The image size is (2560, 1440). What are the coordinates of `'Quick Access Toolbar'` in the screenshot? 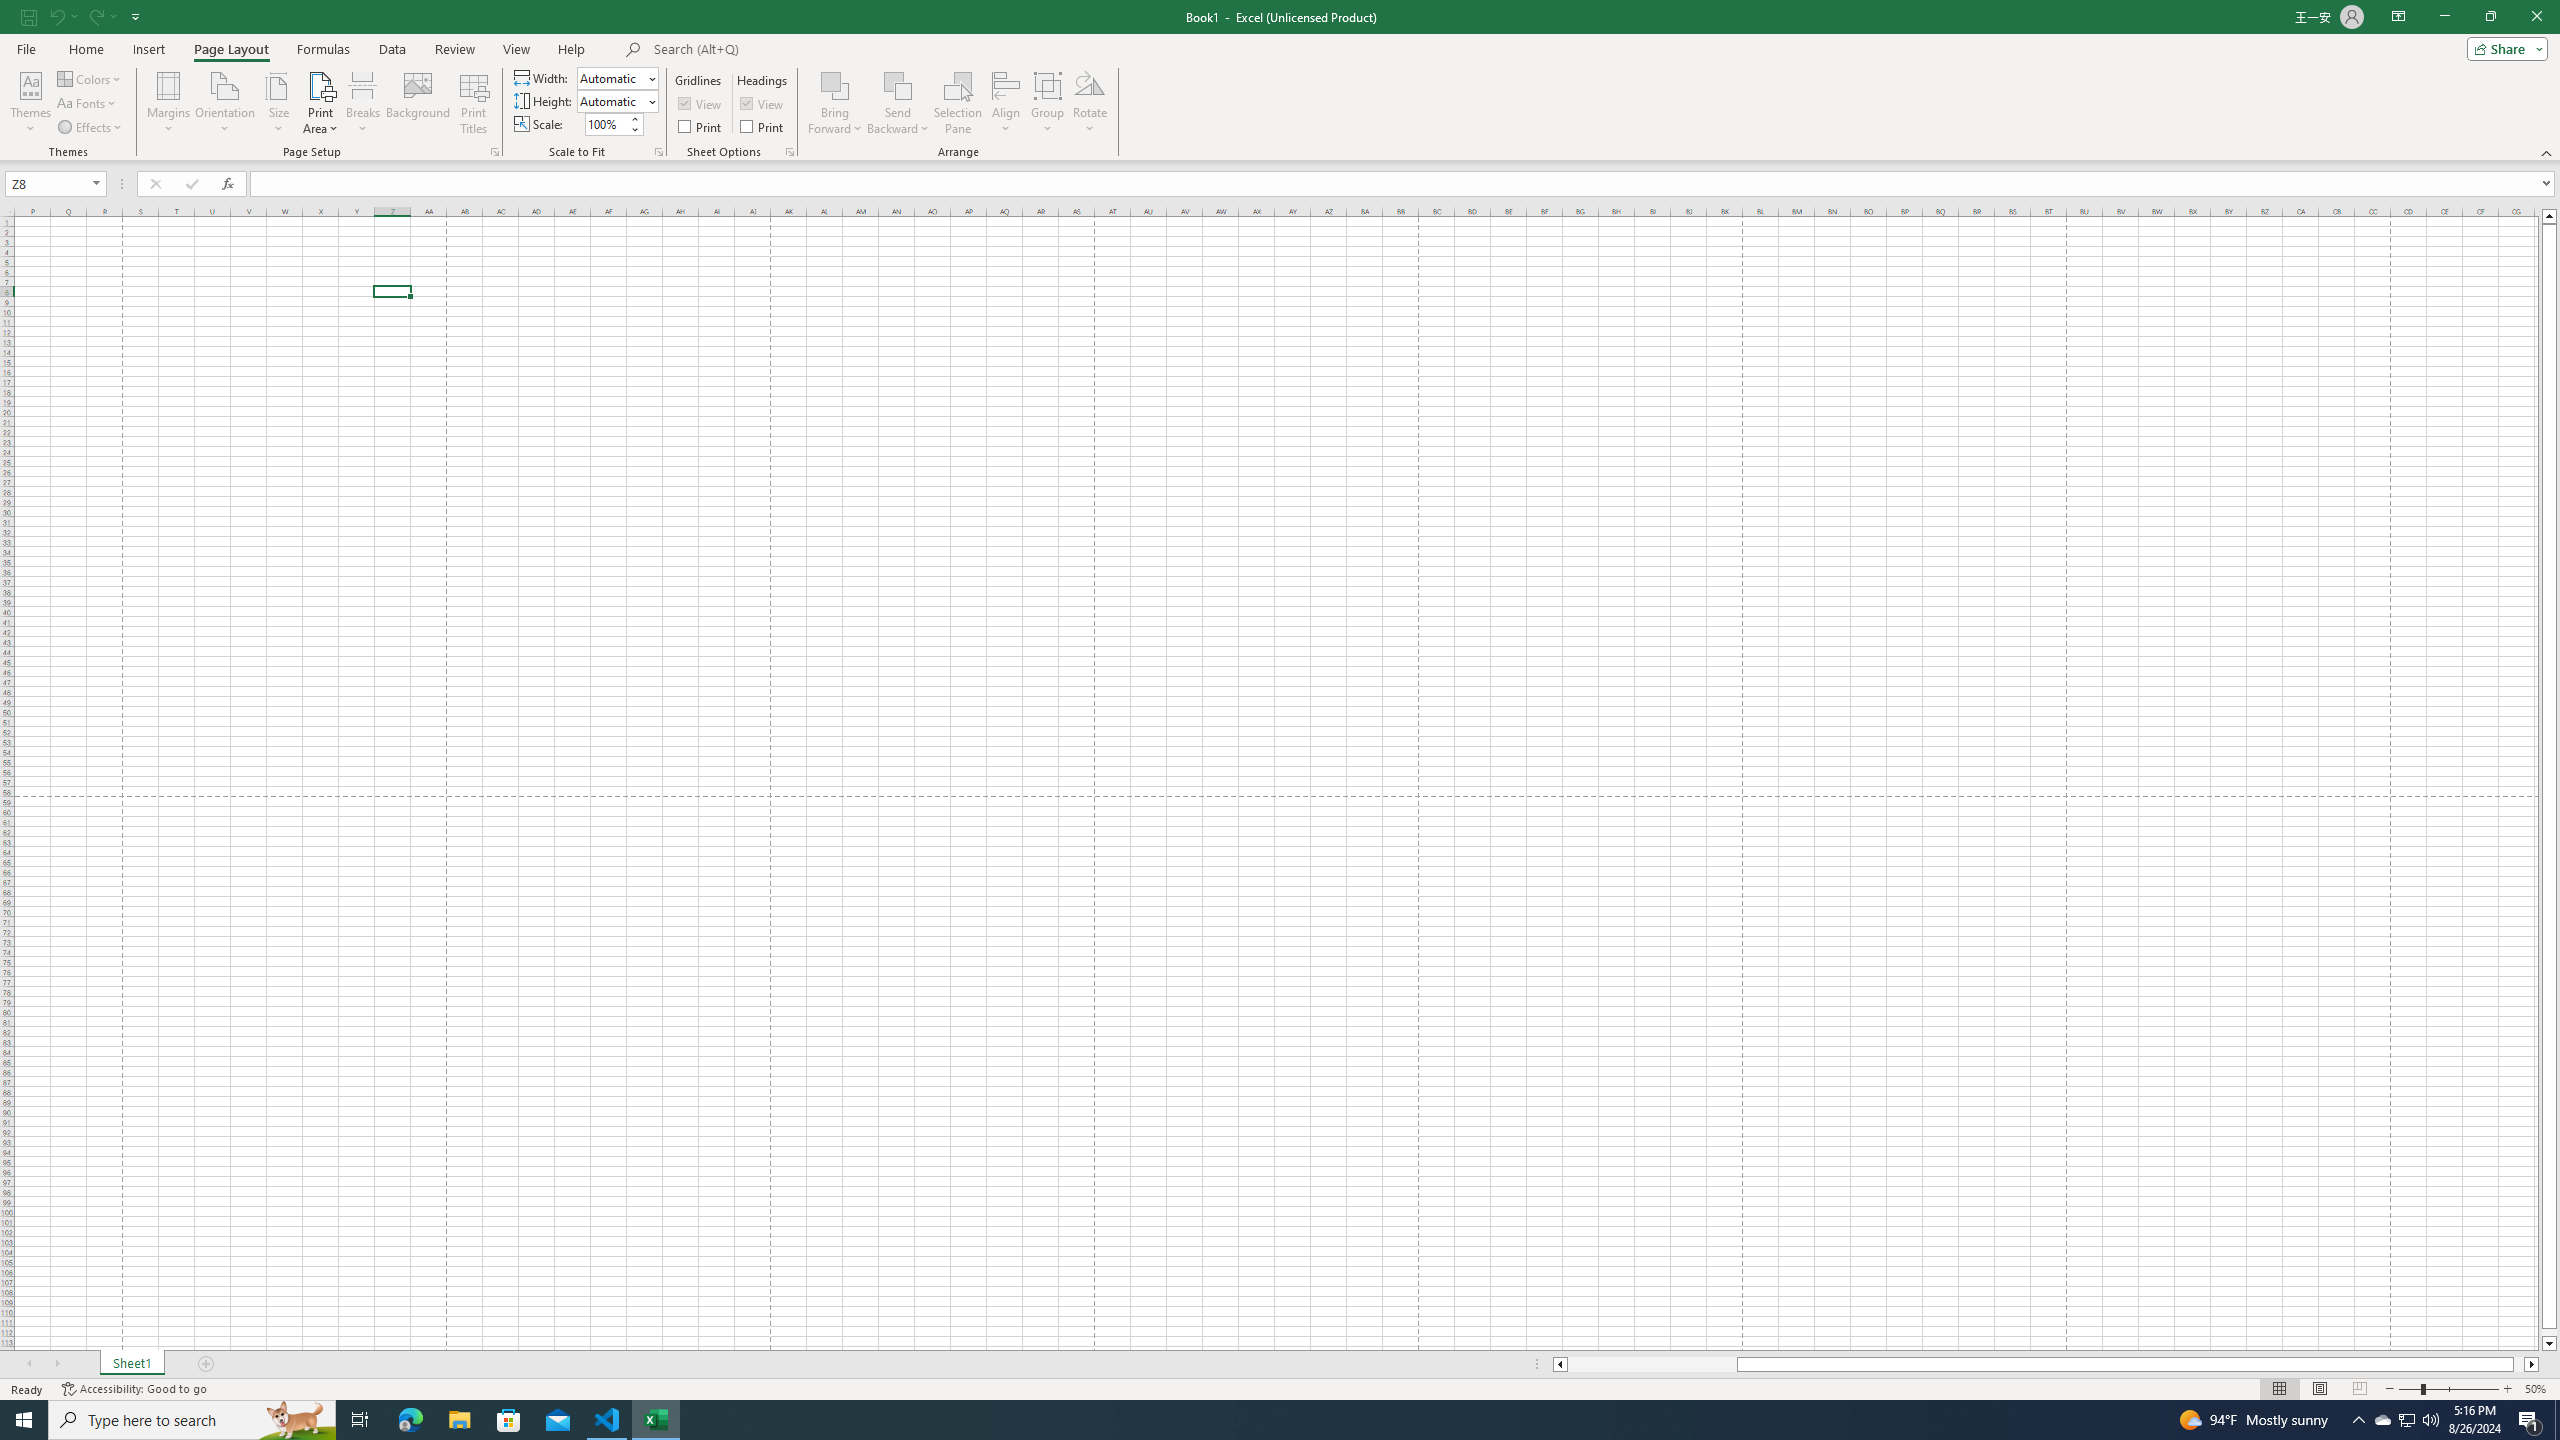 It's located at (82, 16).